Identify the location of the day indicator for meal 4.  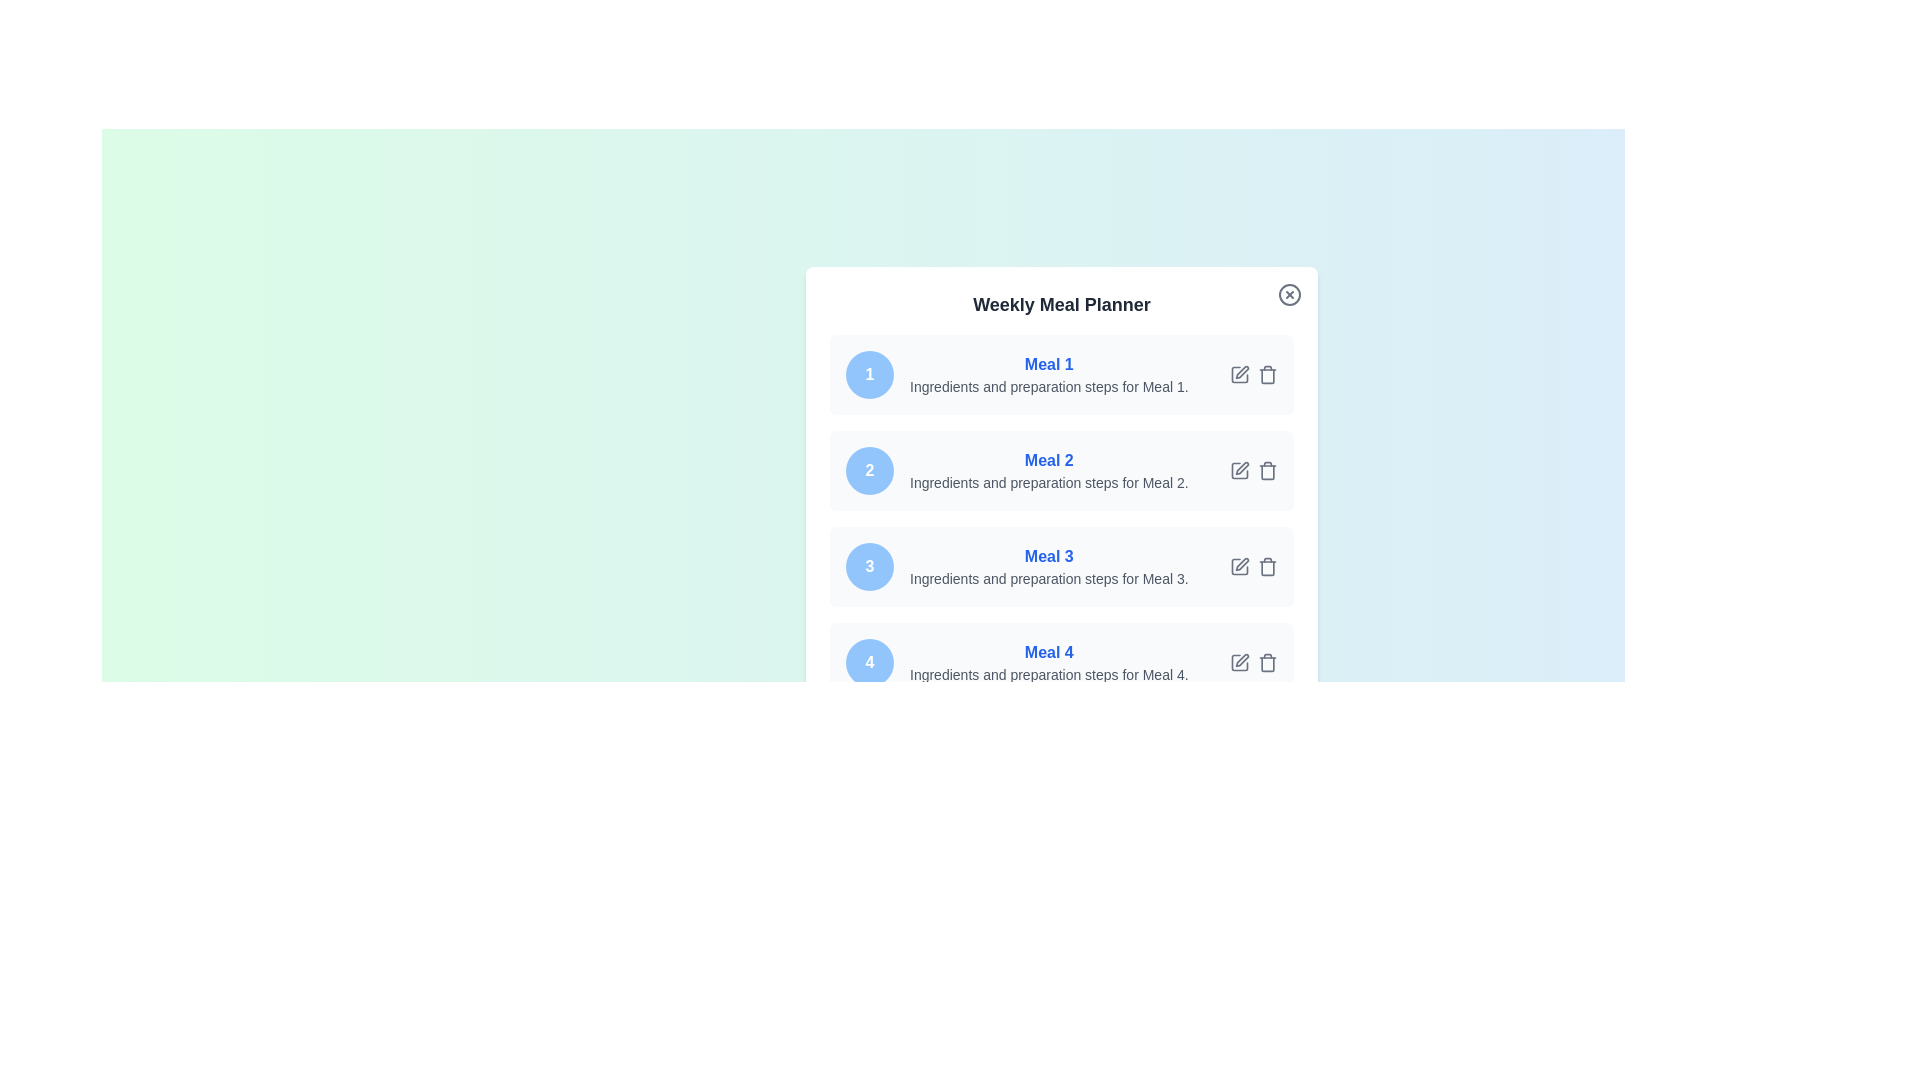
(869, 663).